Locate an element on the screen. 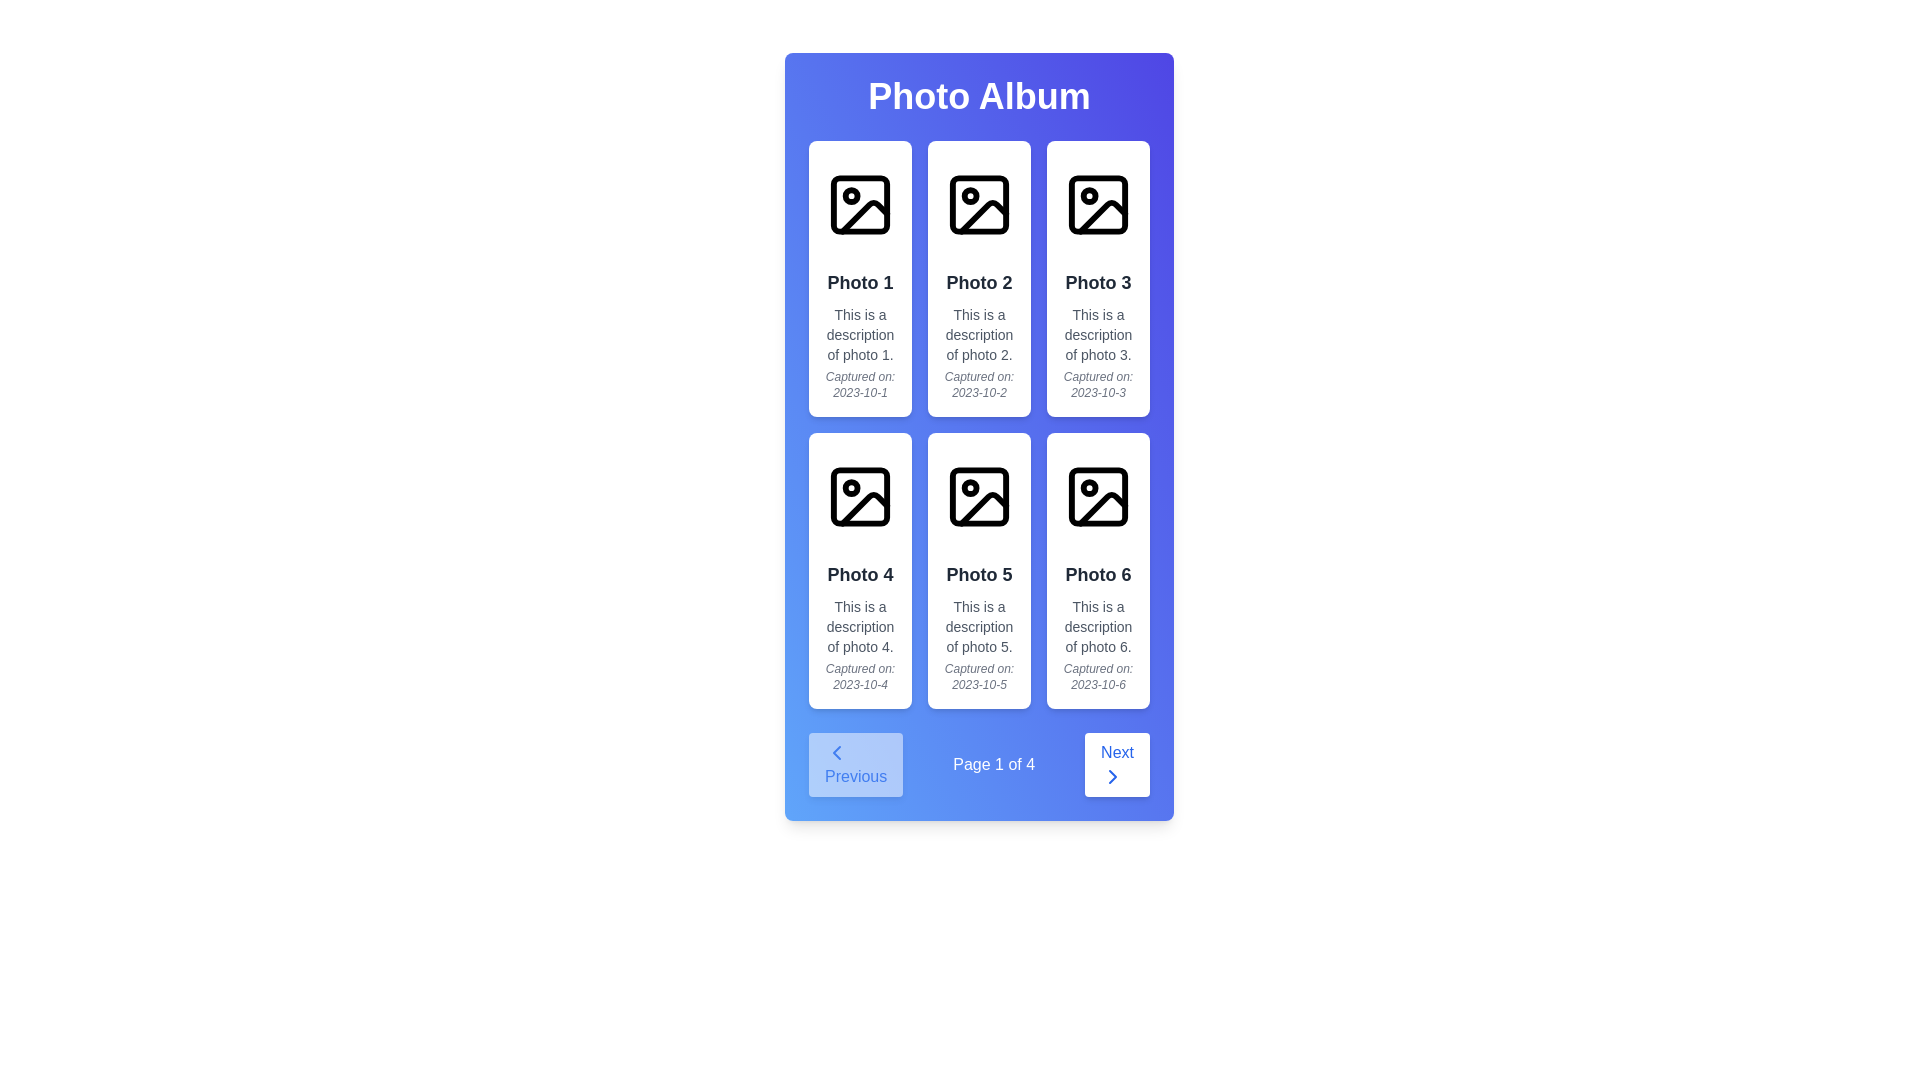 The width and height of the screenshot is (1920, 1080). the title Text Label for the photo card located in the center card of the second row is located at coordinates (979, 574).